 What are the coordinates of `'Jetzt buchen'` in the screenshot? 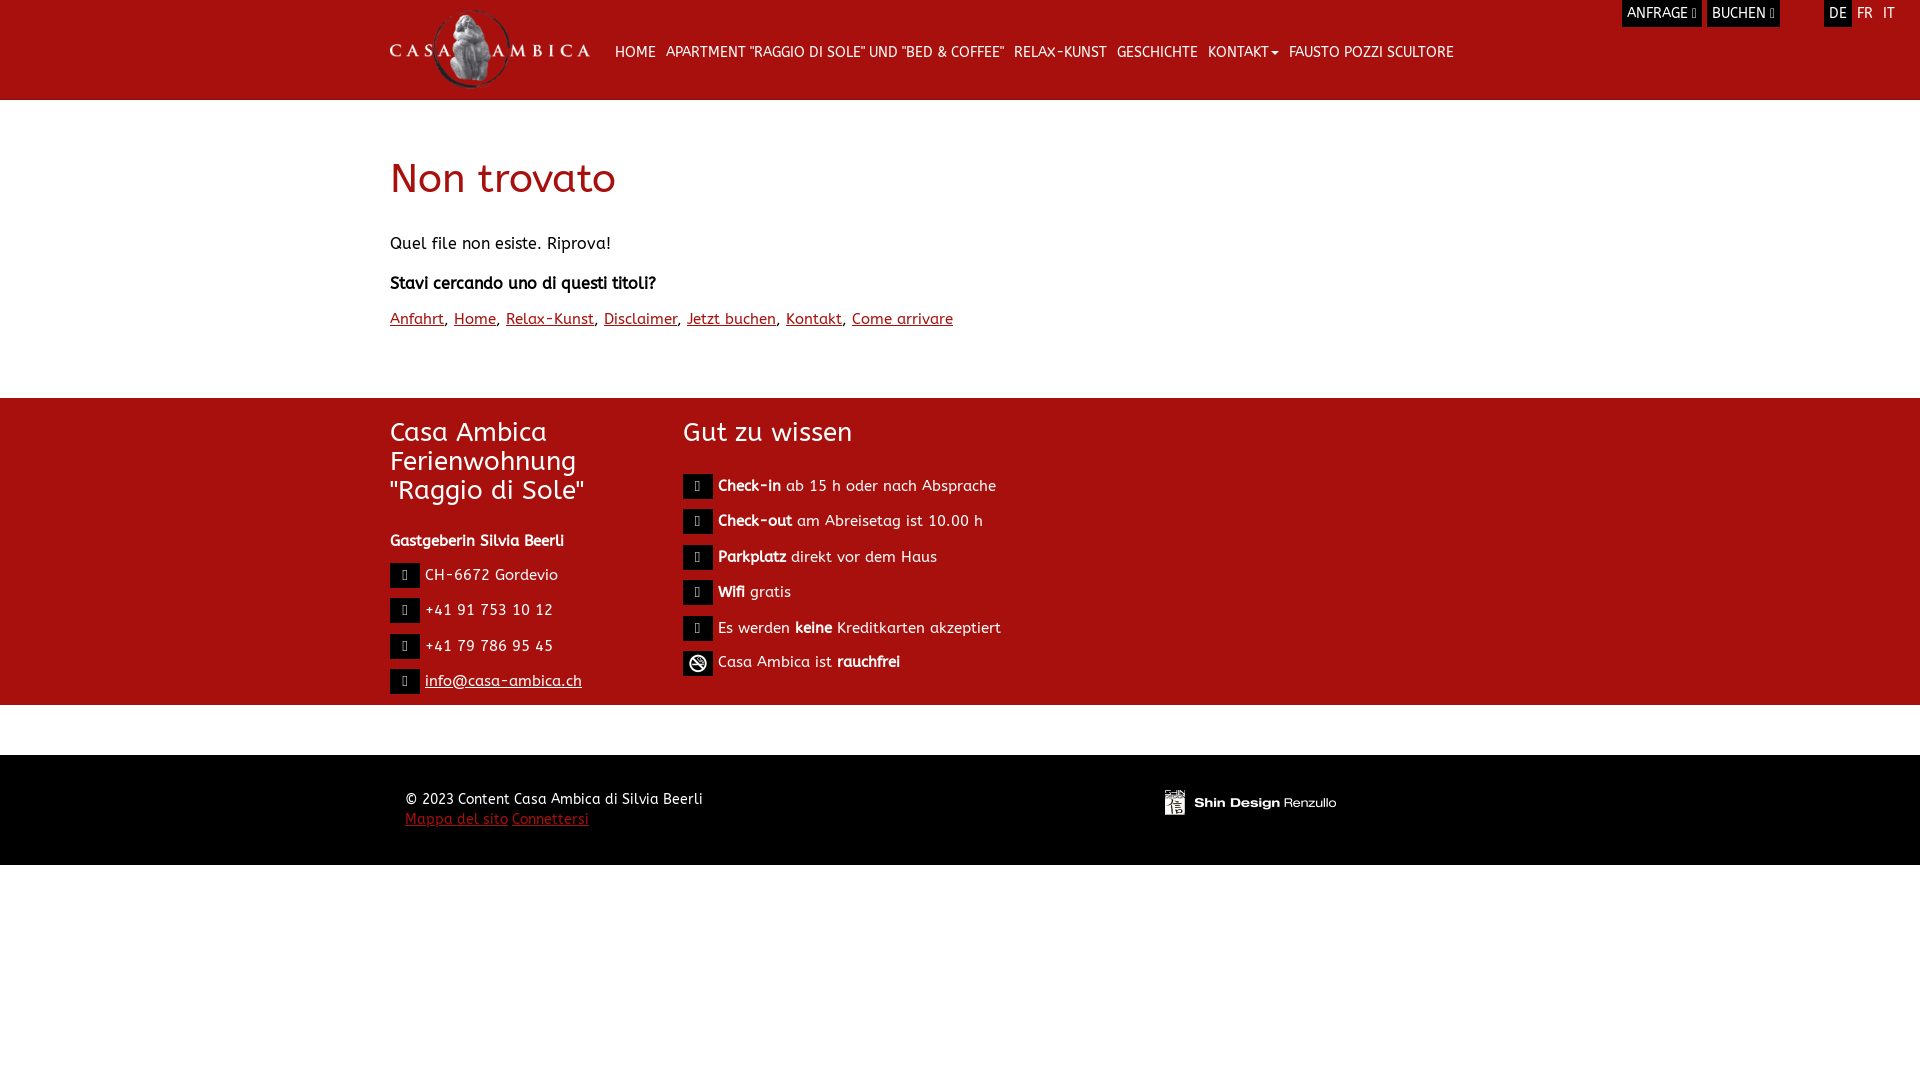 It's located at (730, 318).